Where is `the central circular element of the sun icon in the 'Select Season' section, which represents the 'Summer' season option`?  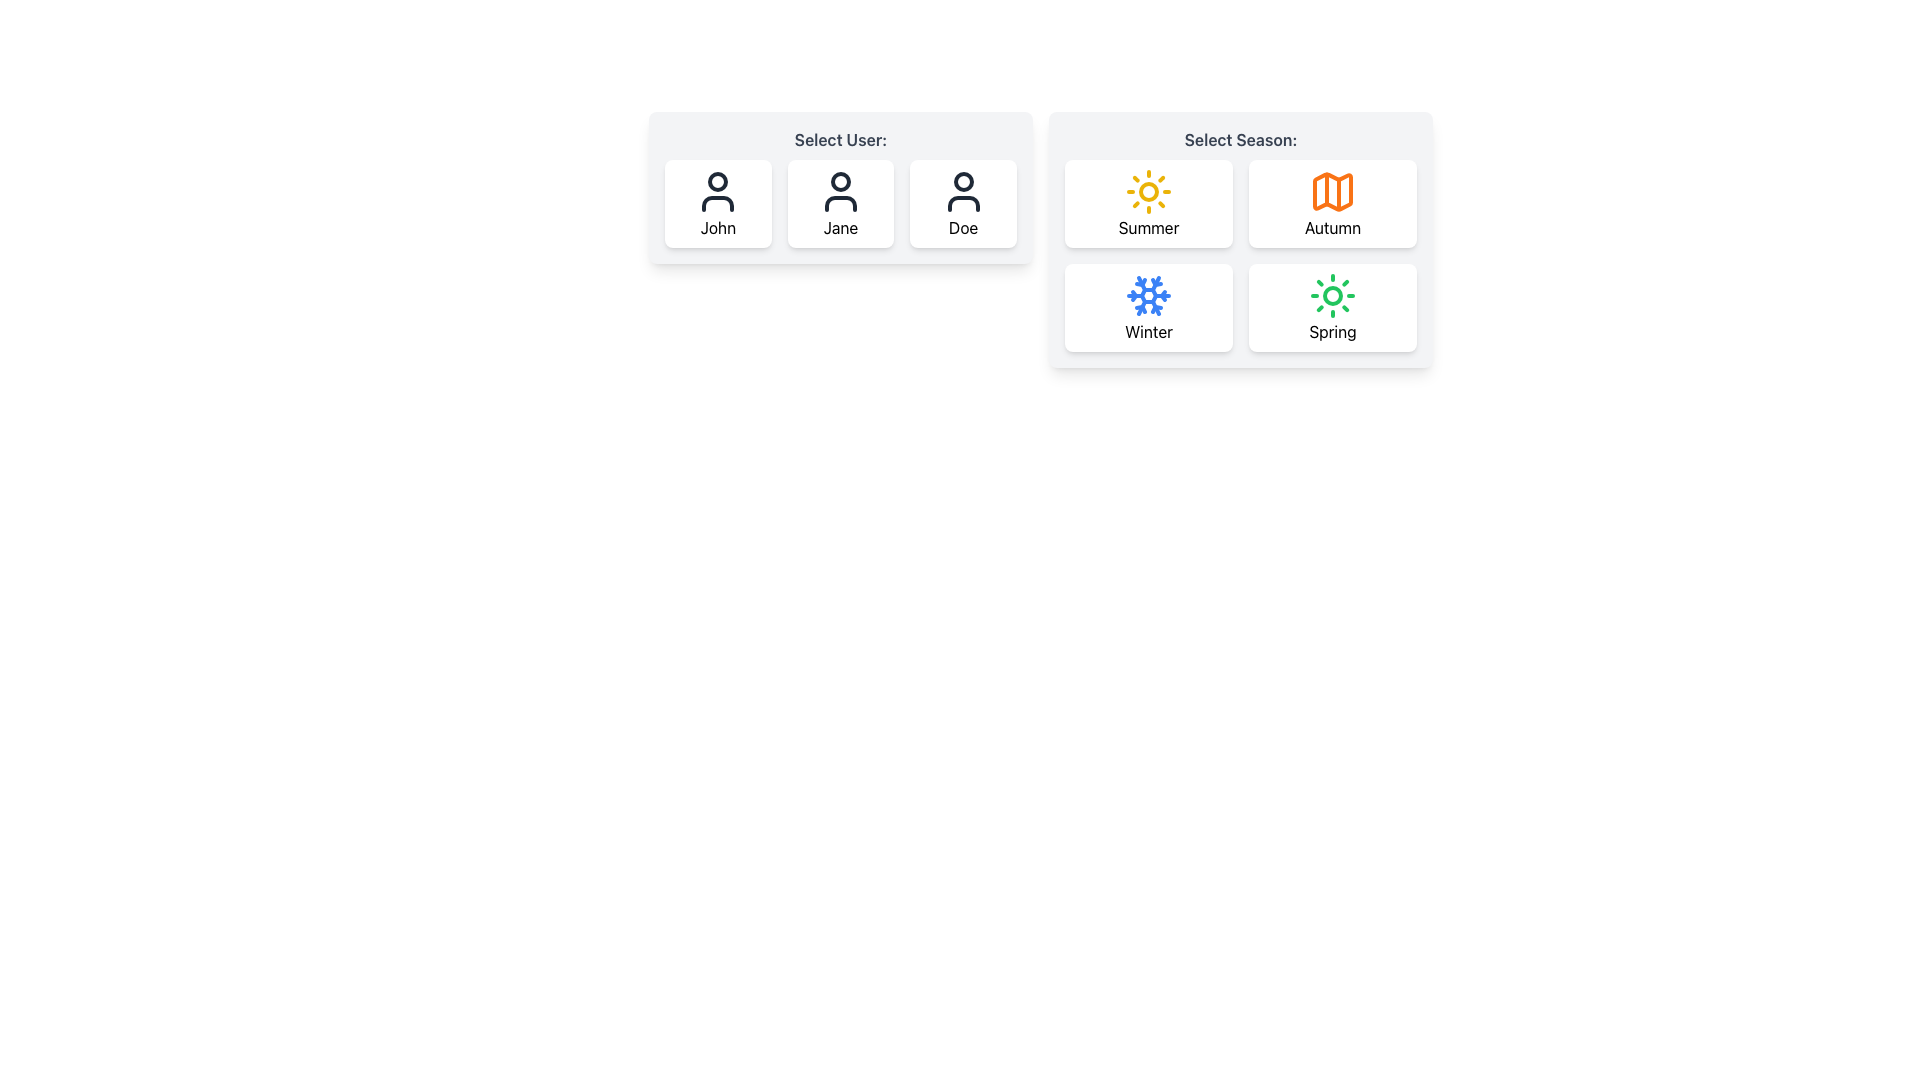 the central circular element of the sun icon in the 'Select Season' section, which represents the 'Summer' season option is located at coordinates (1148, 192).